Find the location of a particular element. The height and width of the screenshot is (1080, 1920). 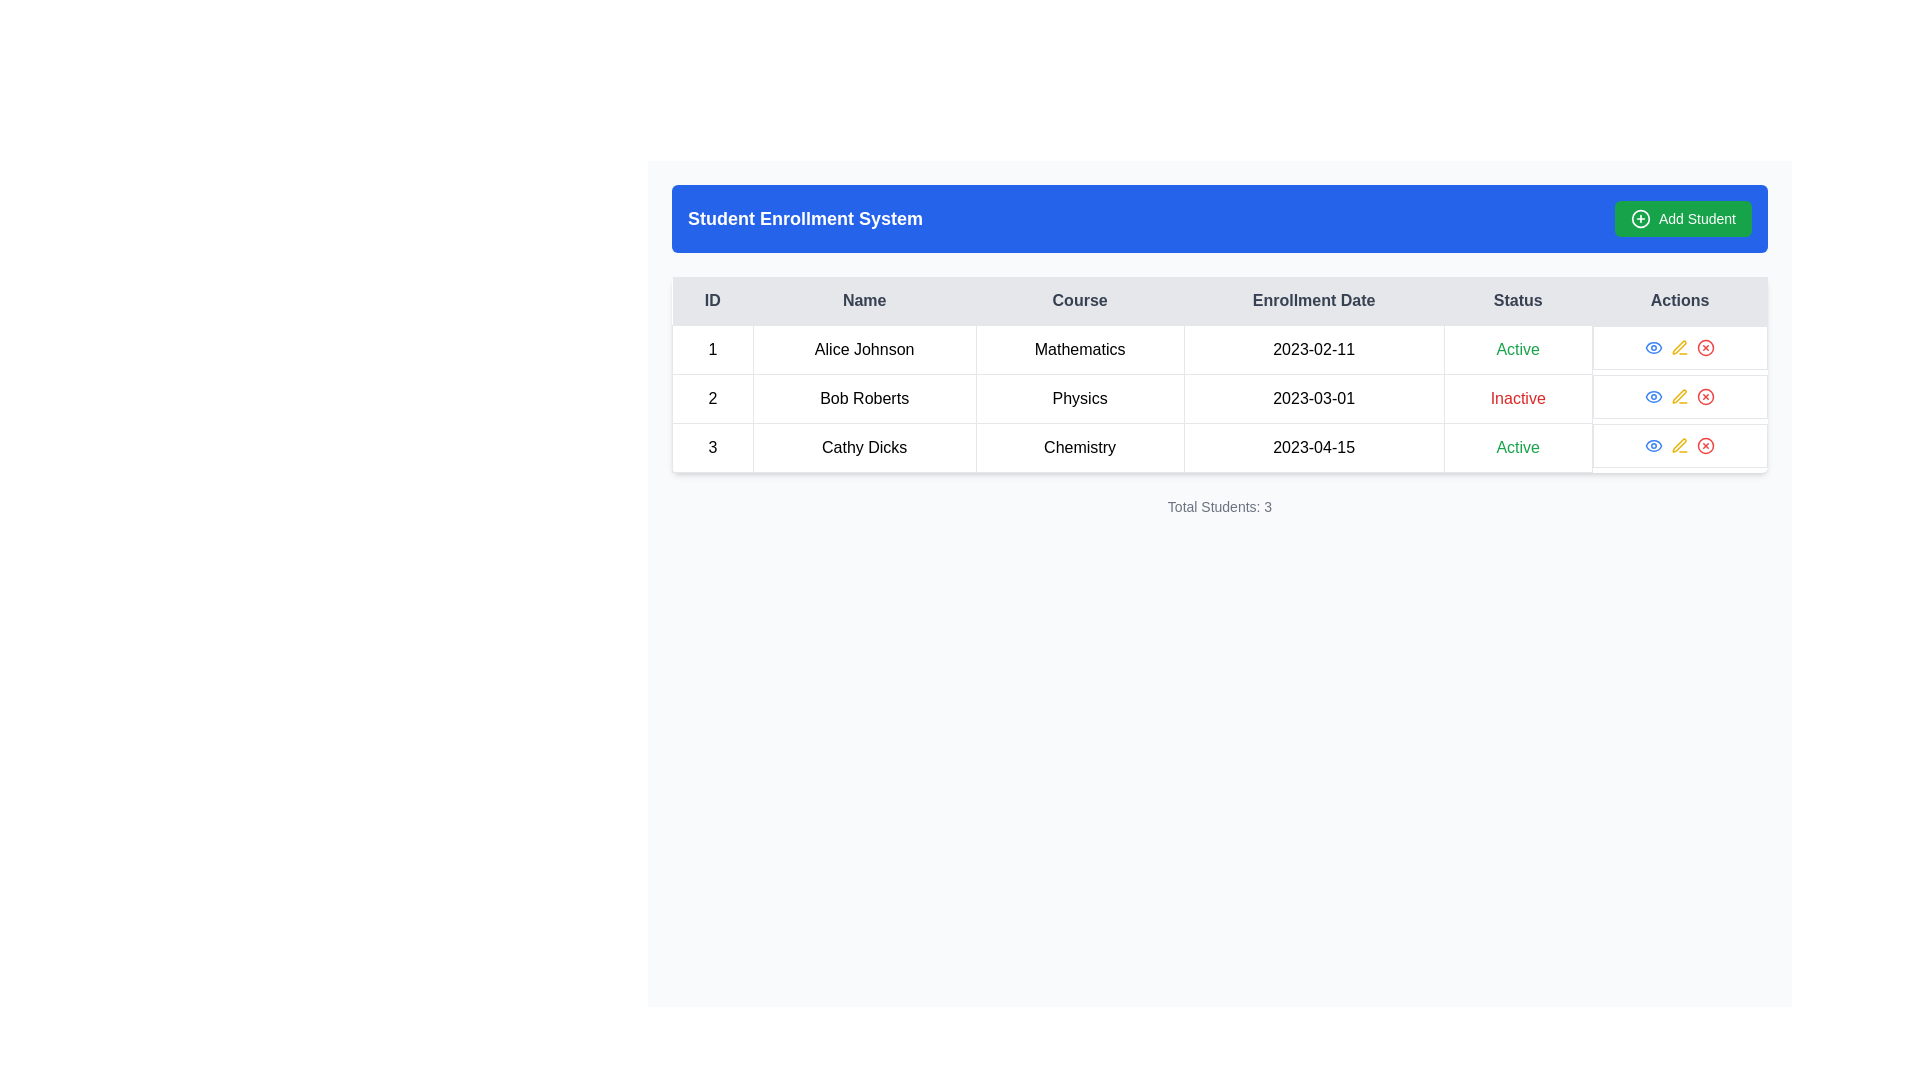

the 'Course' column header, which is the third column in a six-column table, located between the 'Name' and 'Enrollment Date' headers is located at coordinates (1079, 301).